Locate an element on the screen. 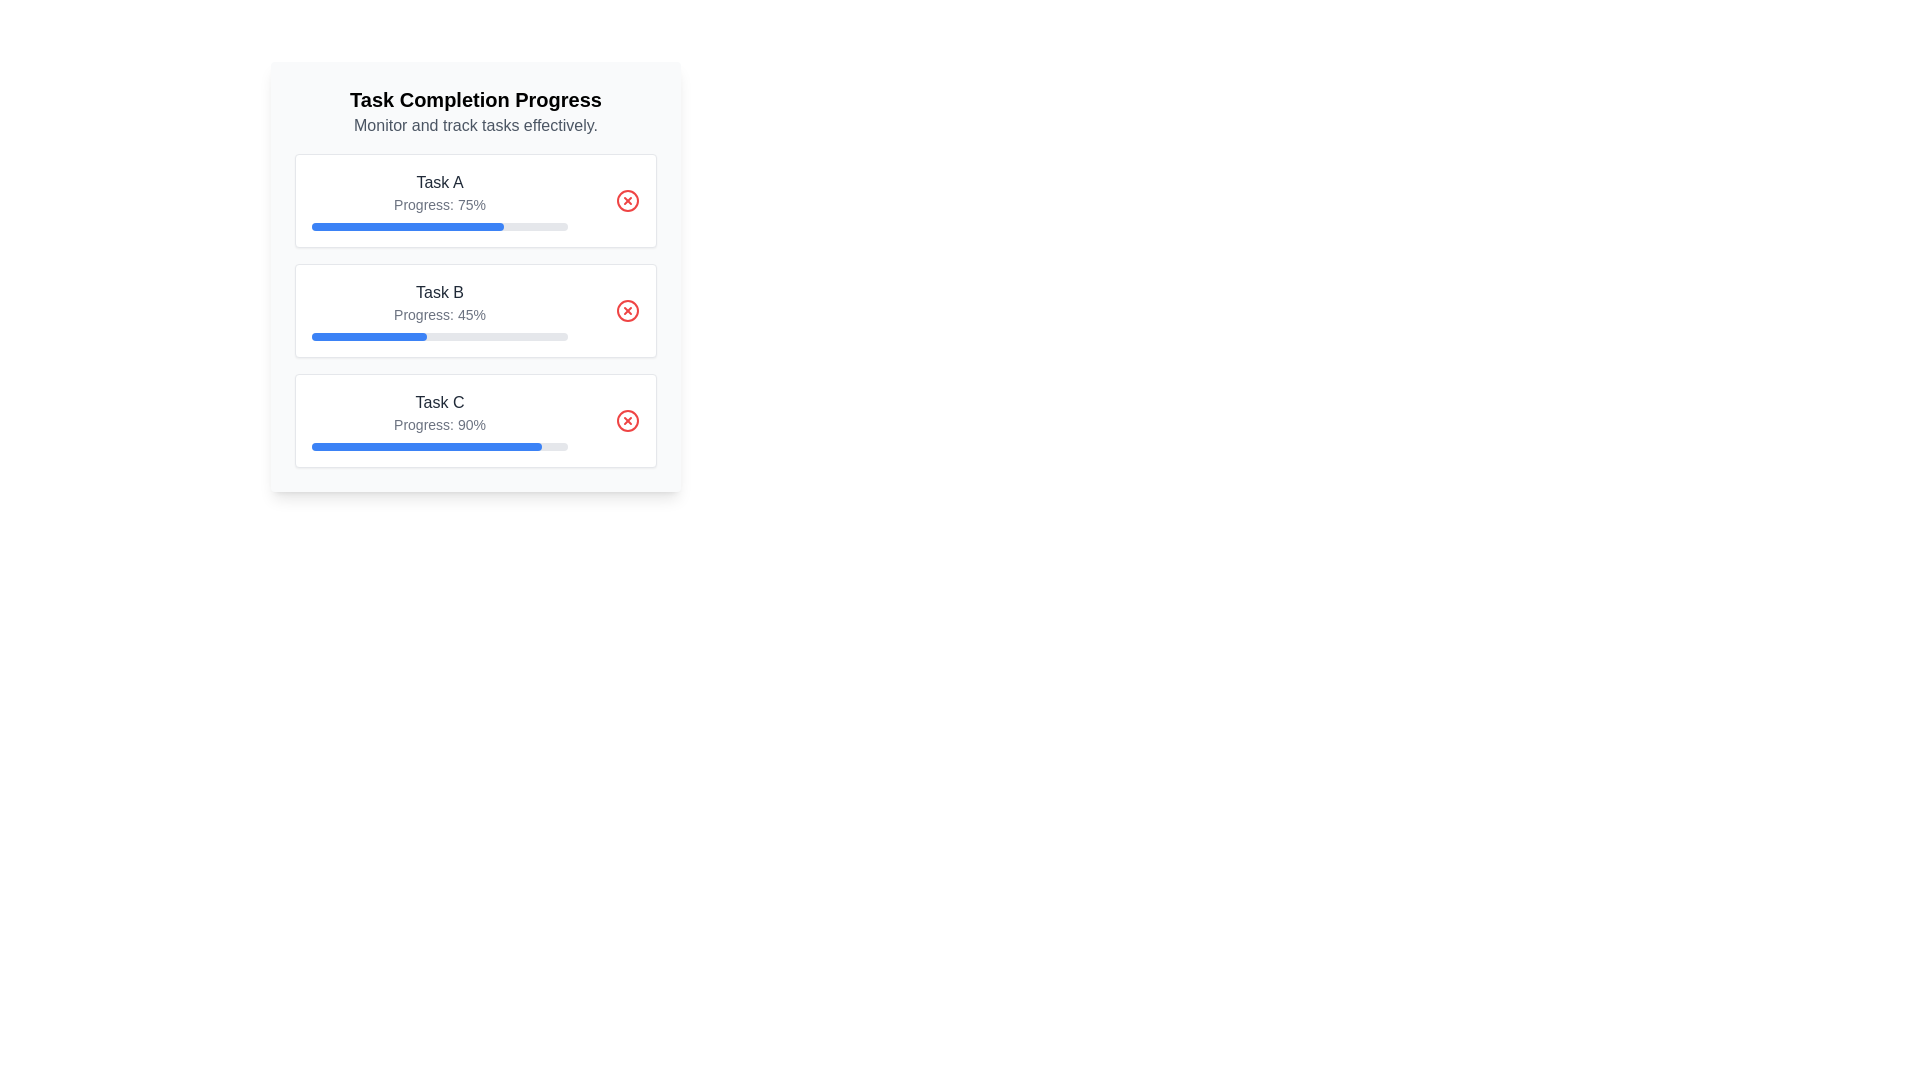 Image resolution: width=1920 pixels, height=1080 pixels. the text label that displays the progress percentage for the associated task, positioned below the title 'Task C' and above the progress bar is located at coordinates (439, 423).